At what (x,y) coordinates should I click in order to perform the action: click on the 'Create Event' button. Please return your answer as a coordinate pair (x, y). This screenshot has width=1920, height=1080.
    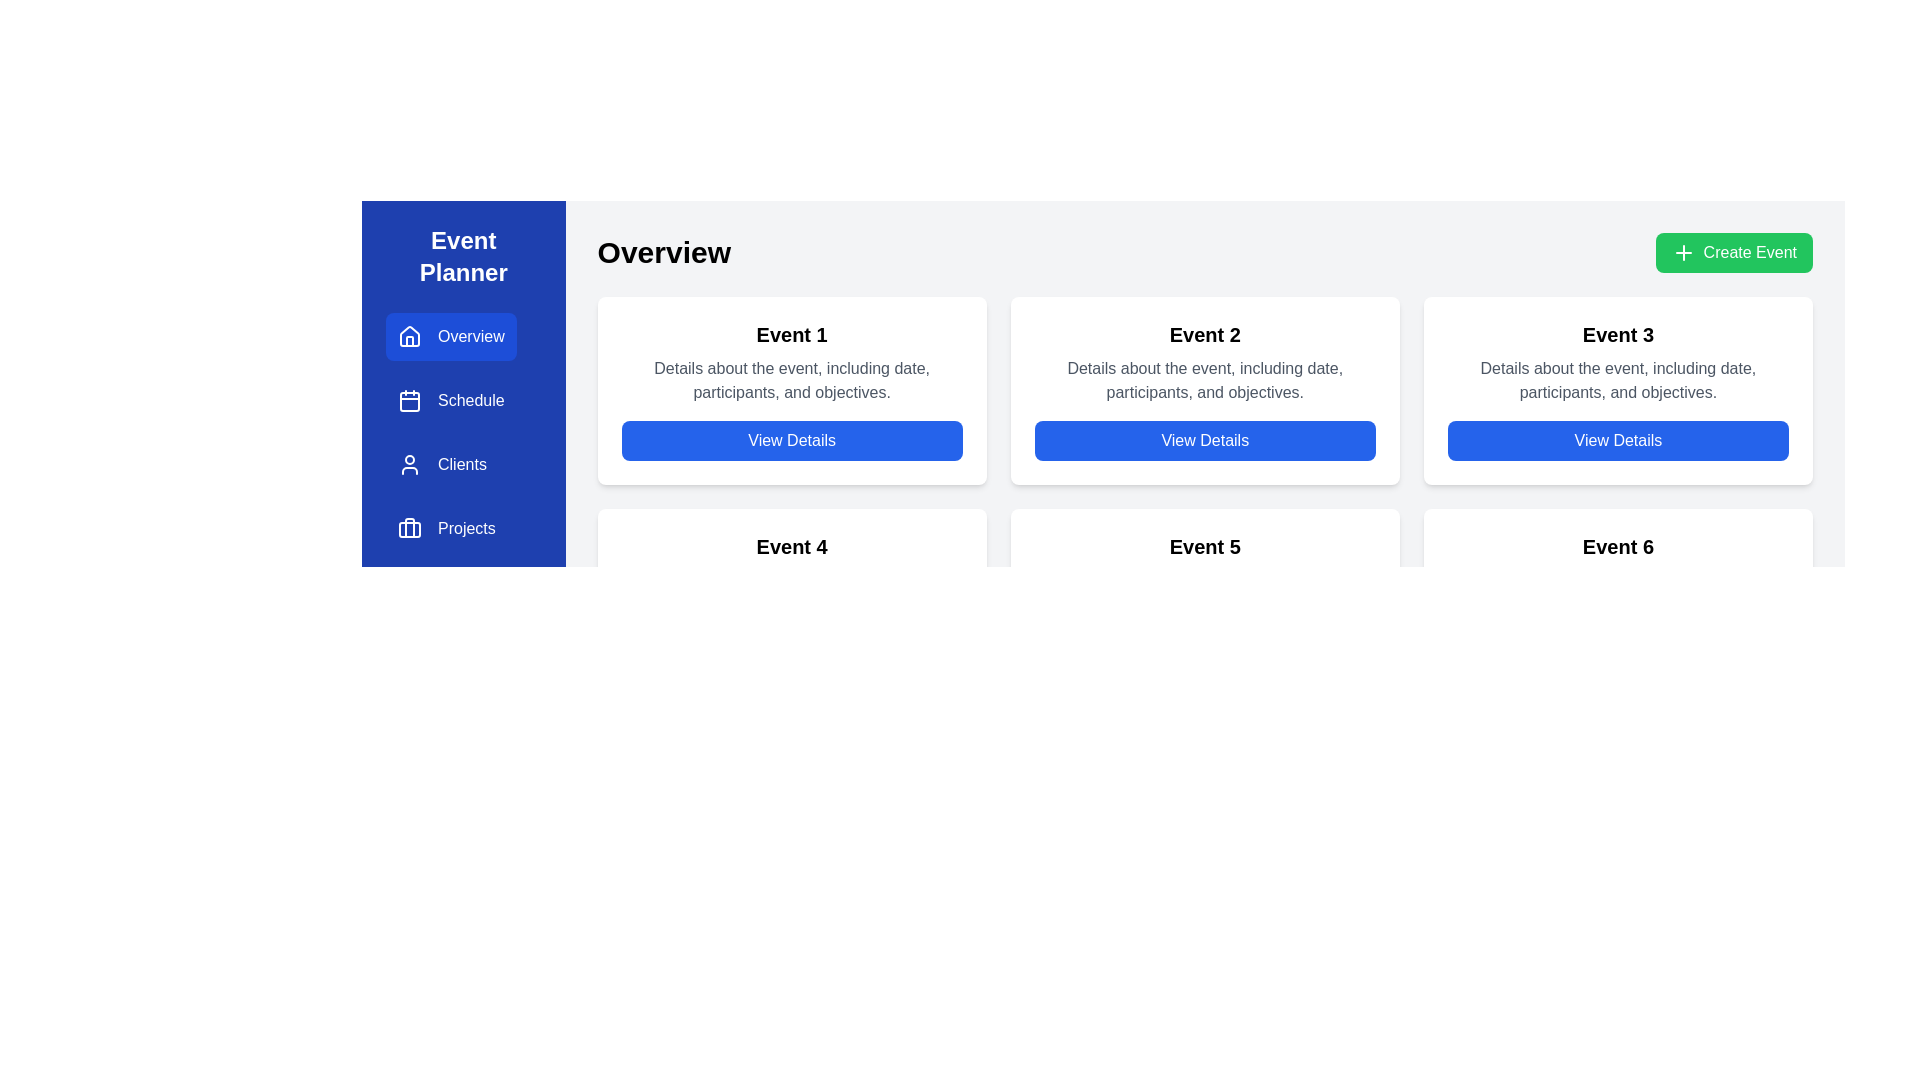
    Looking at the image, I should click on (1733, 252).